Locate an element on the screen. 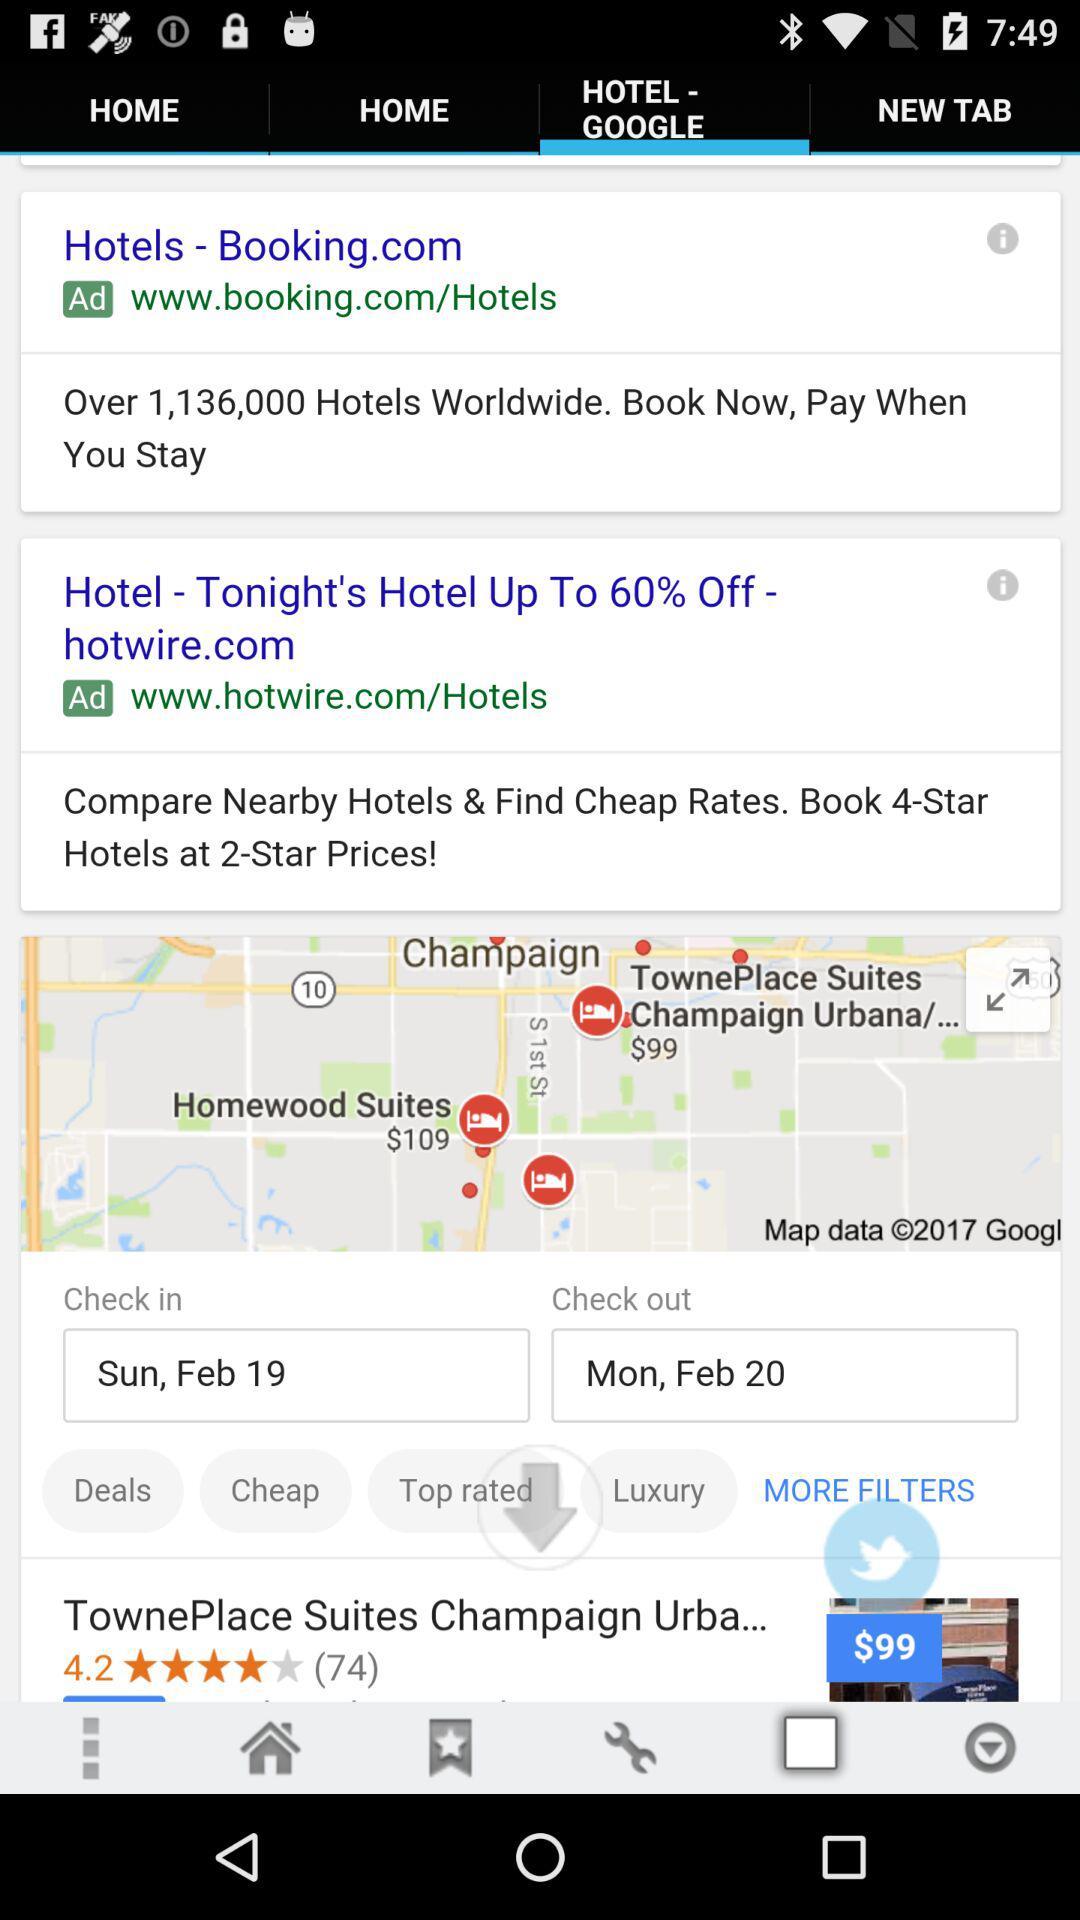 The height and width of the screenshot is (1920, 1080). the wish list icon which is next to home icon is located at coordinates (450, 1746).